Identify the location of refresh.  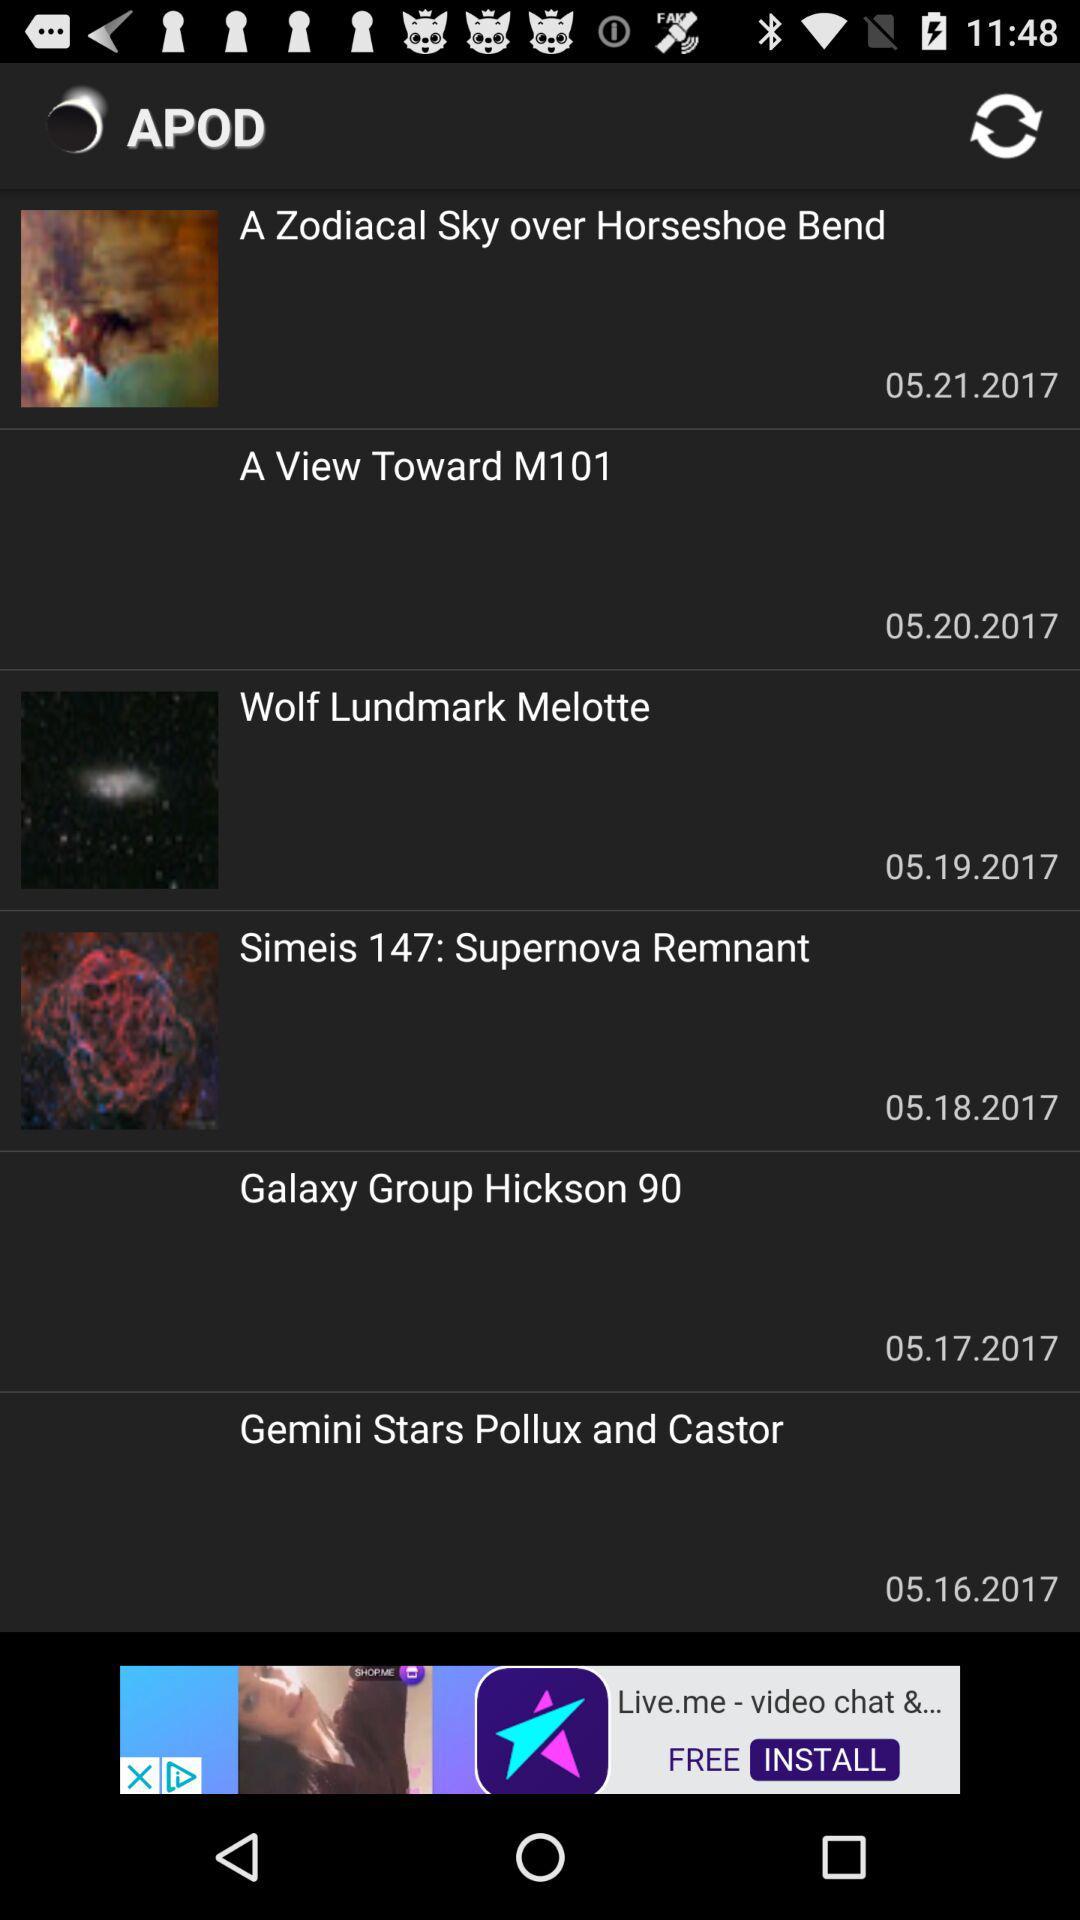
(1006, 124).